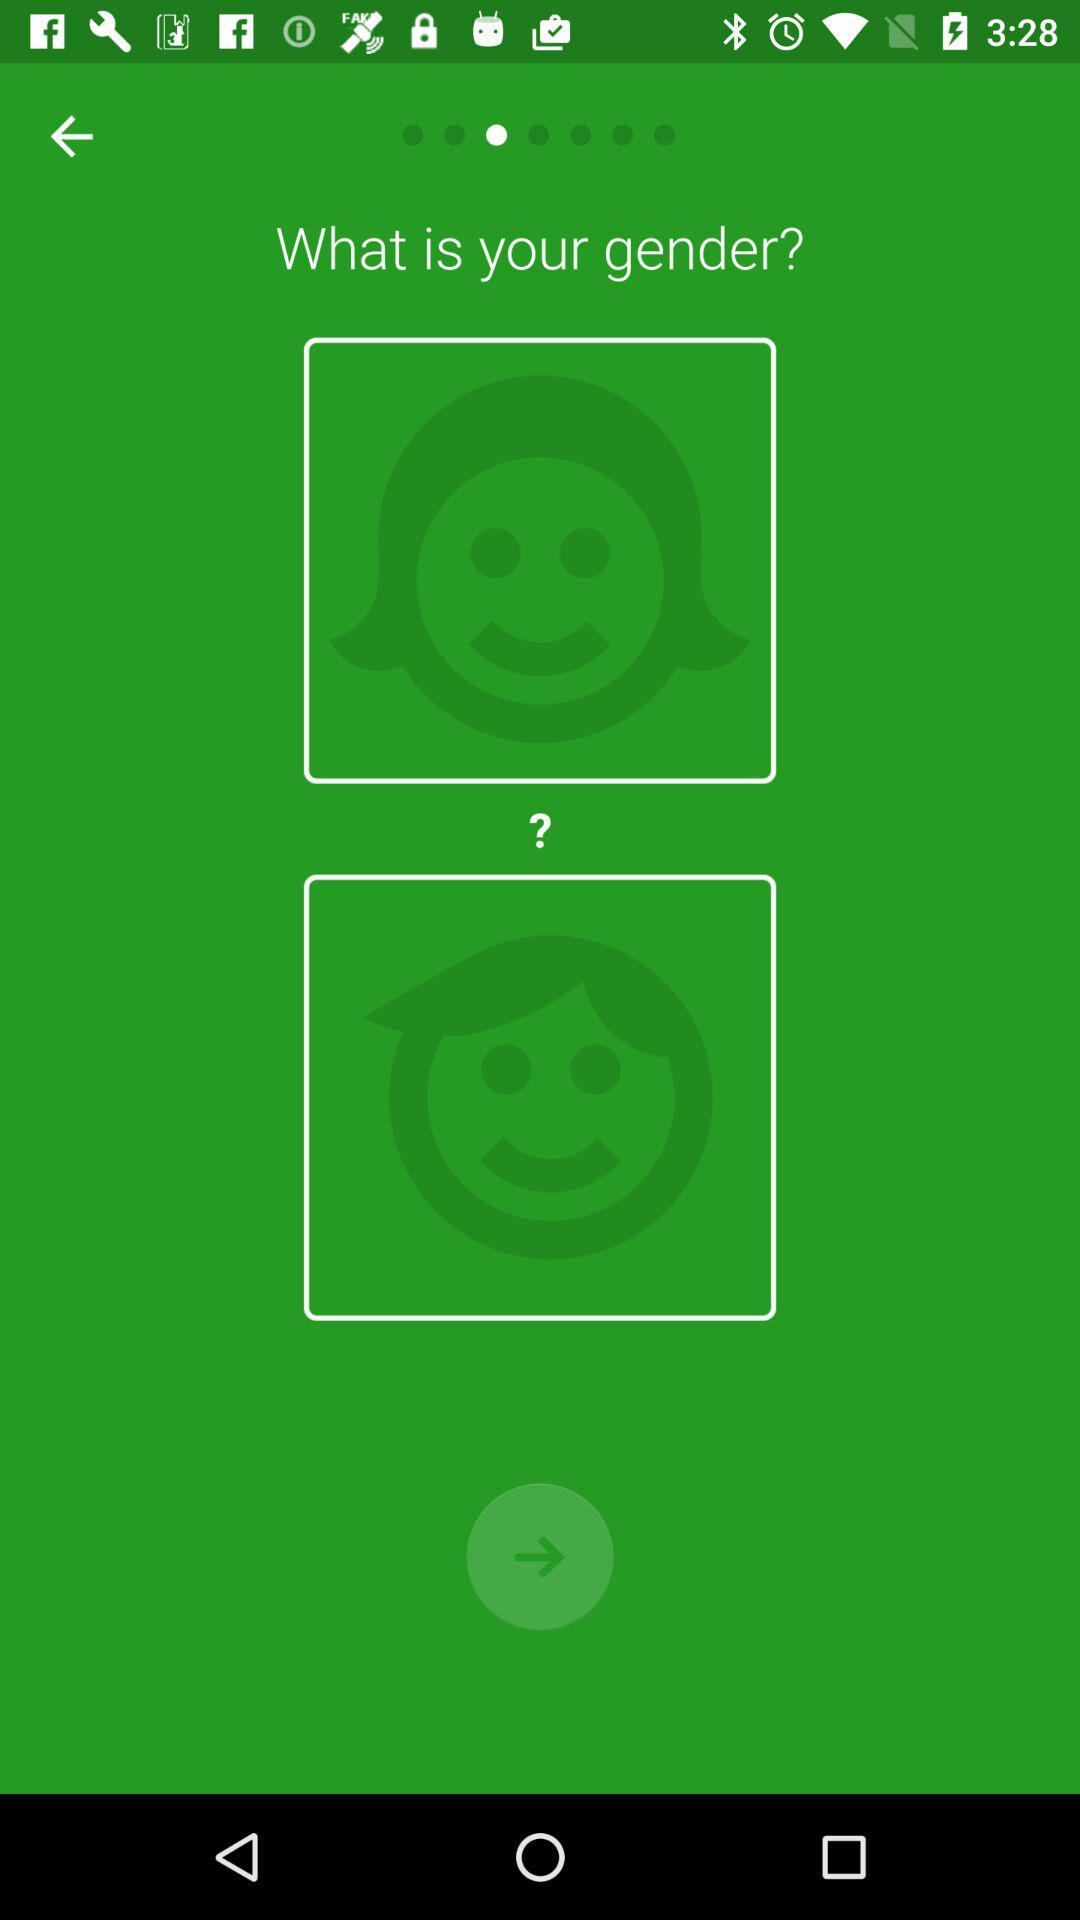 The width and height of the screenshot is (1080, 1920). I want to click on chose female gender, so click(540, 560).